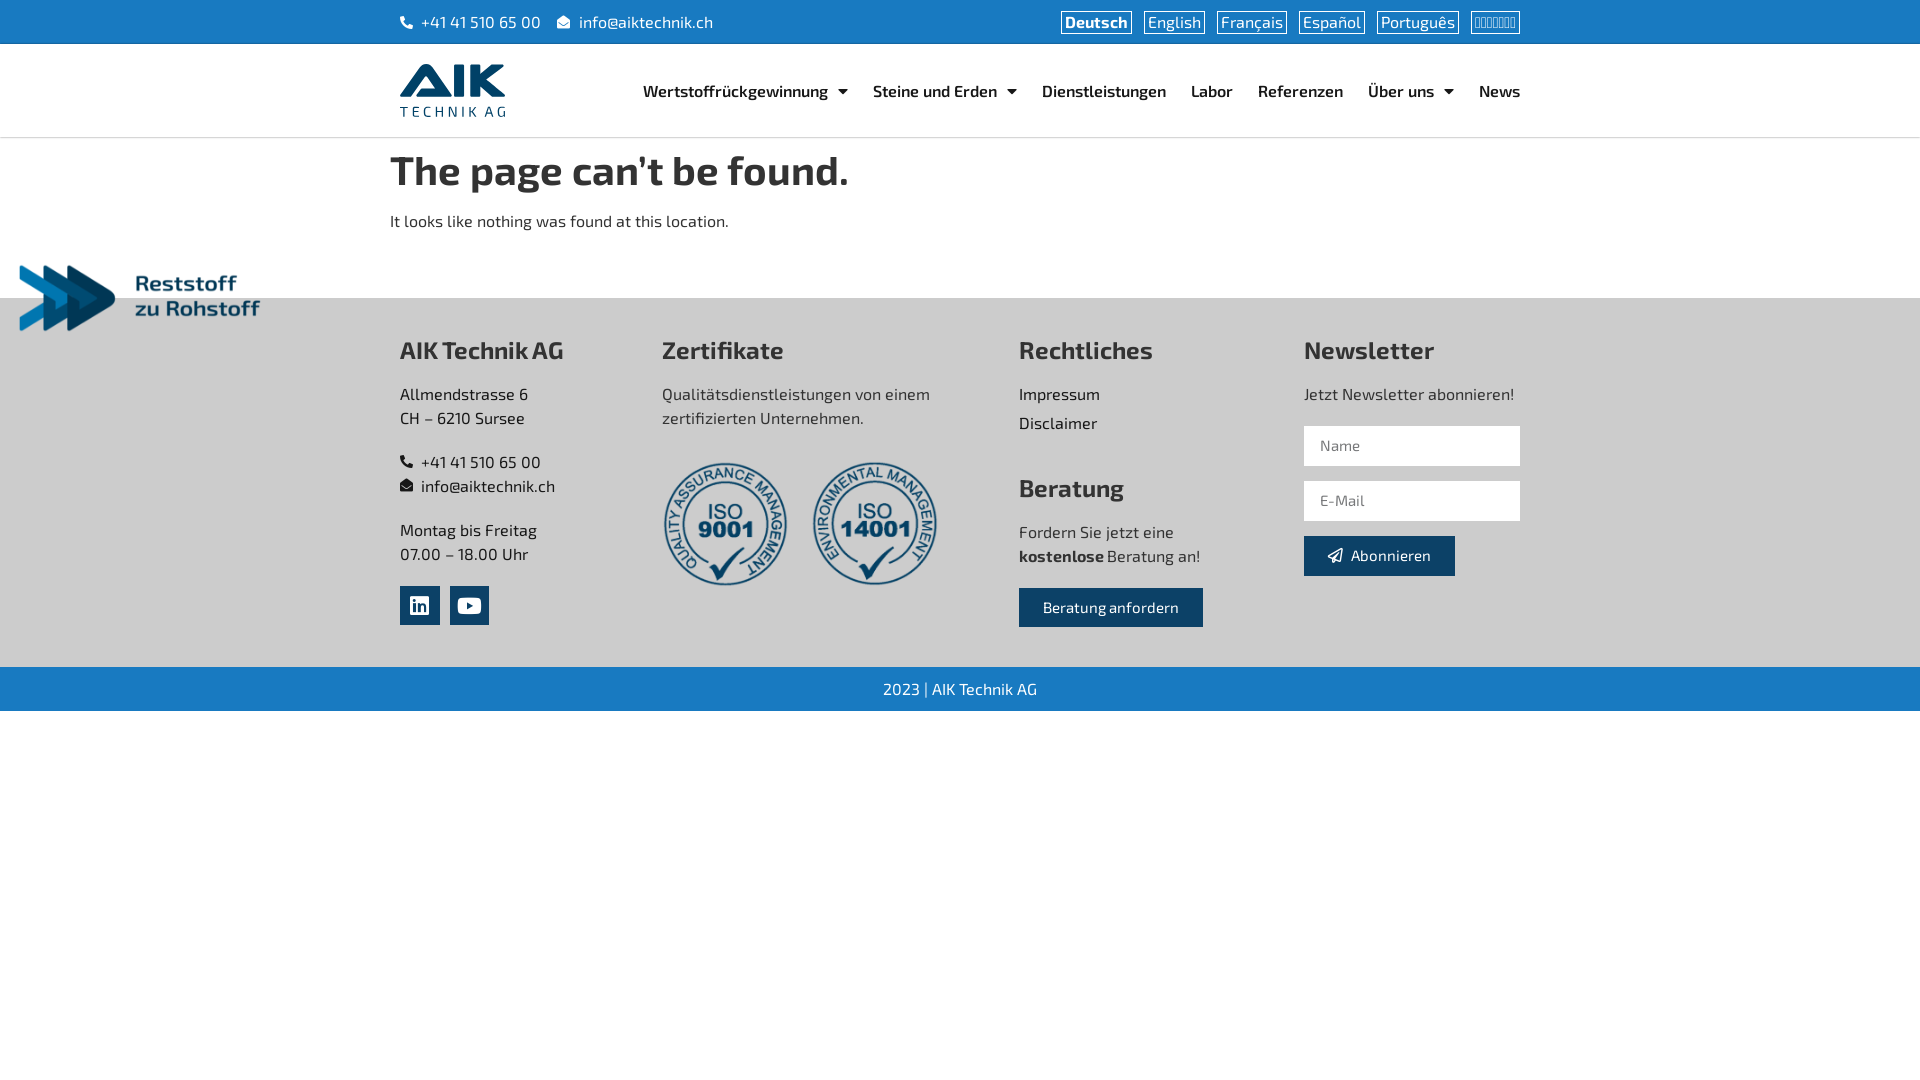 The image size is (1920, 1080). Describe the element at coordinates (1304, 555) in the screenshot. I see `'Abonnieren'` at that location.